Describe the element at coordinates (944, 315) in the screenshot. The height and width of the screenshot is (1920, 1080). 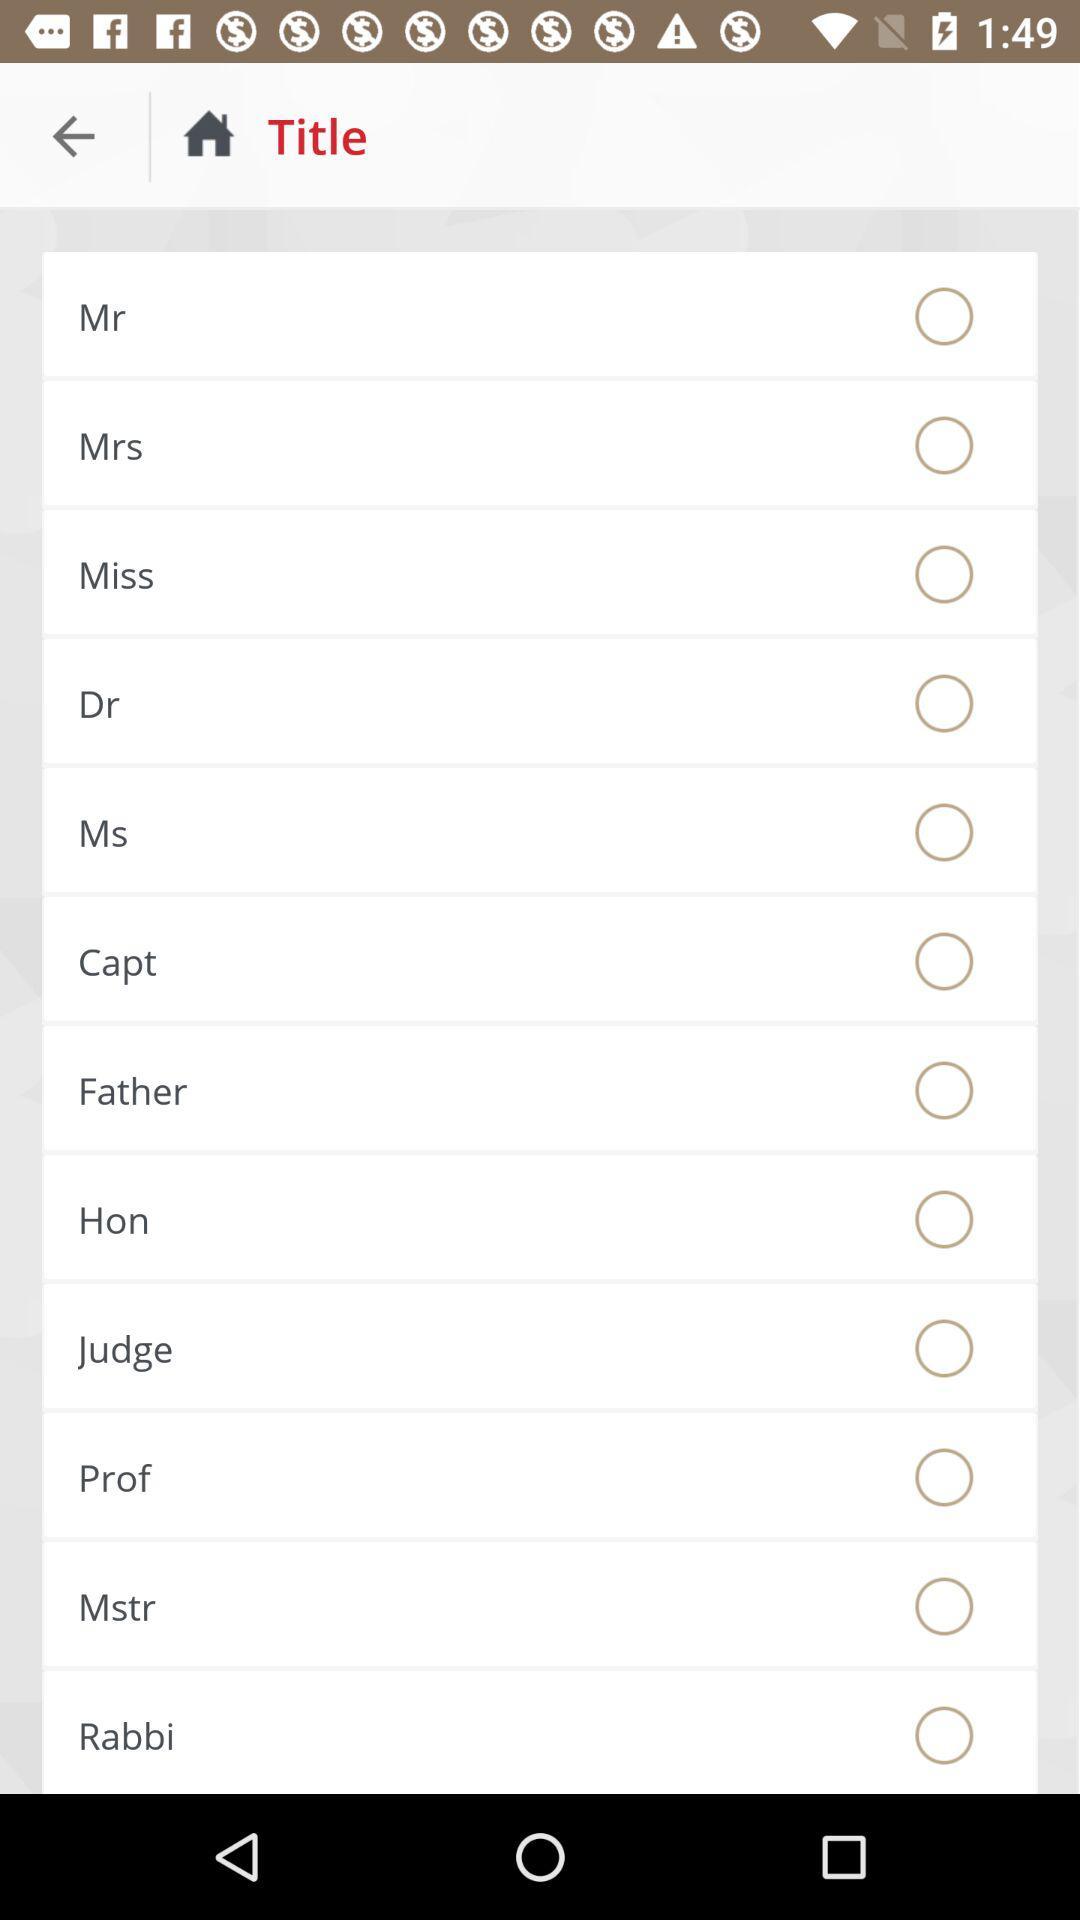
I see `radio selection` at that location.